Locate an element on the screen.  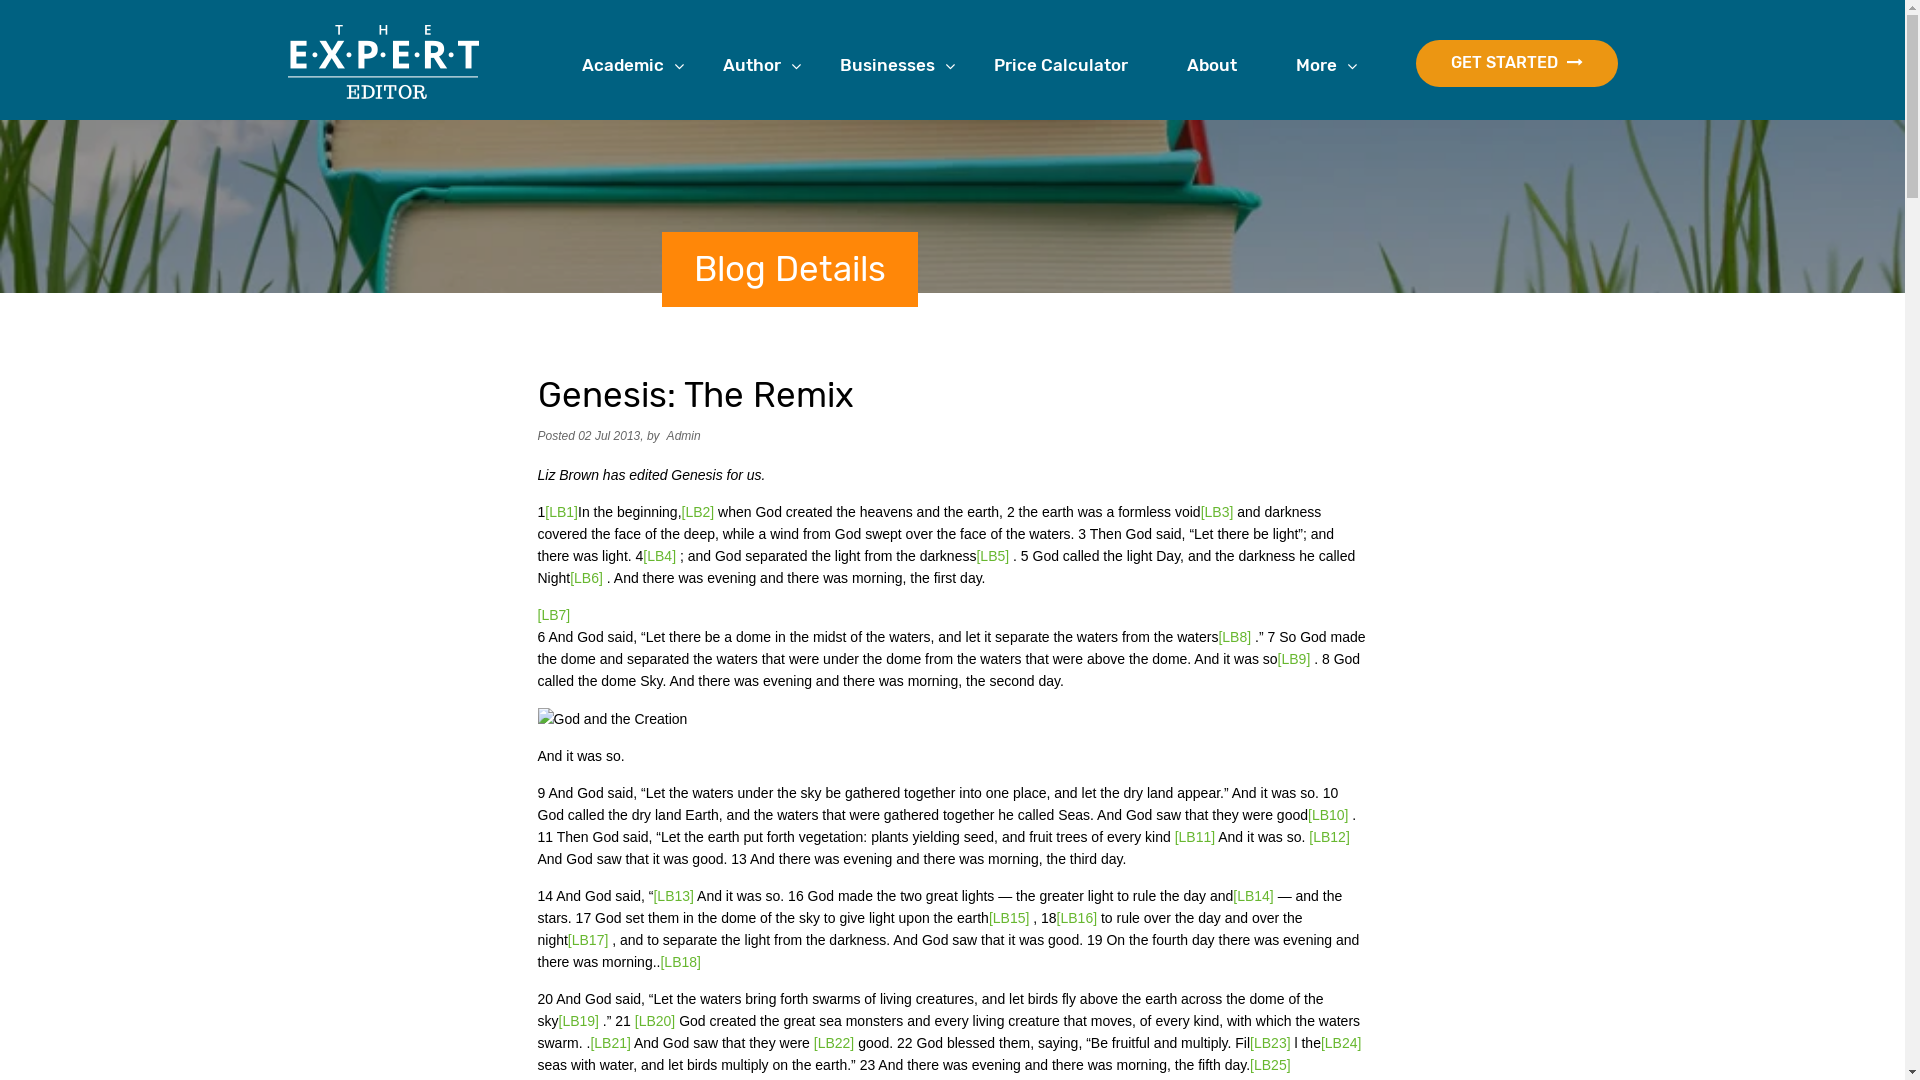
'[LB14]' is located at coordinates (1251, 894).